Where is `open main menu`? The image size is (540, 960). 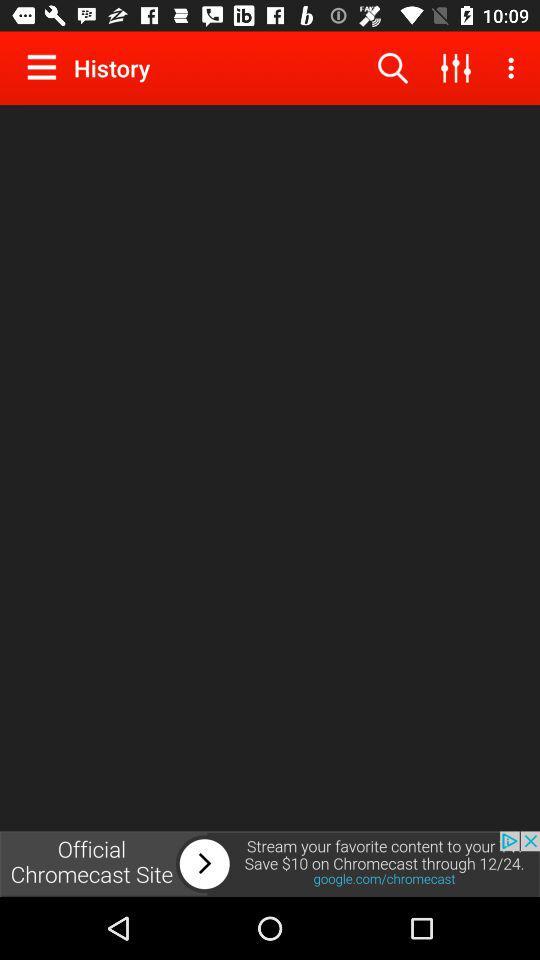
open main menu is located at coordinates (46, 67).